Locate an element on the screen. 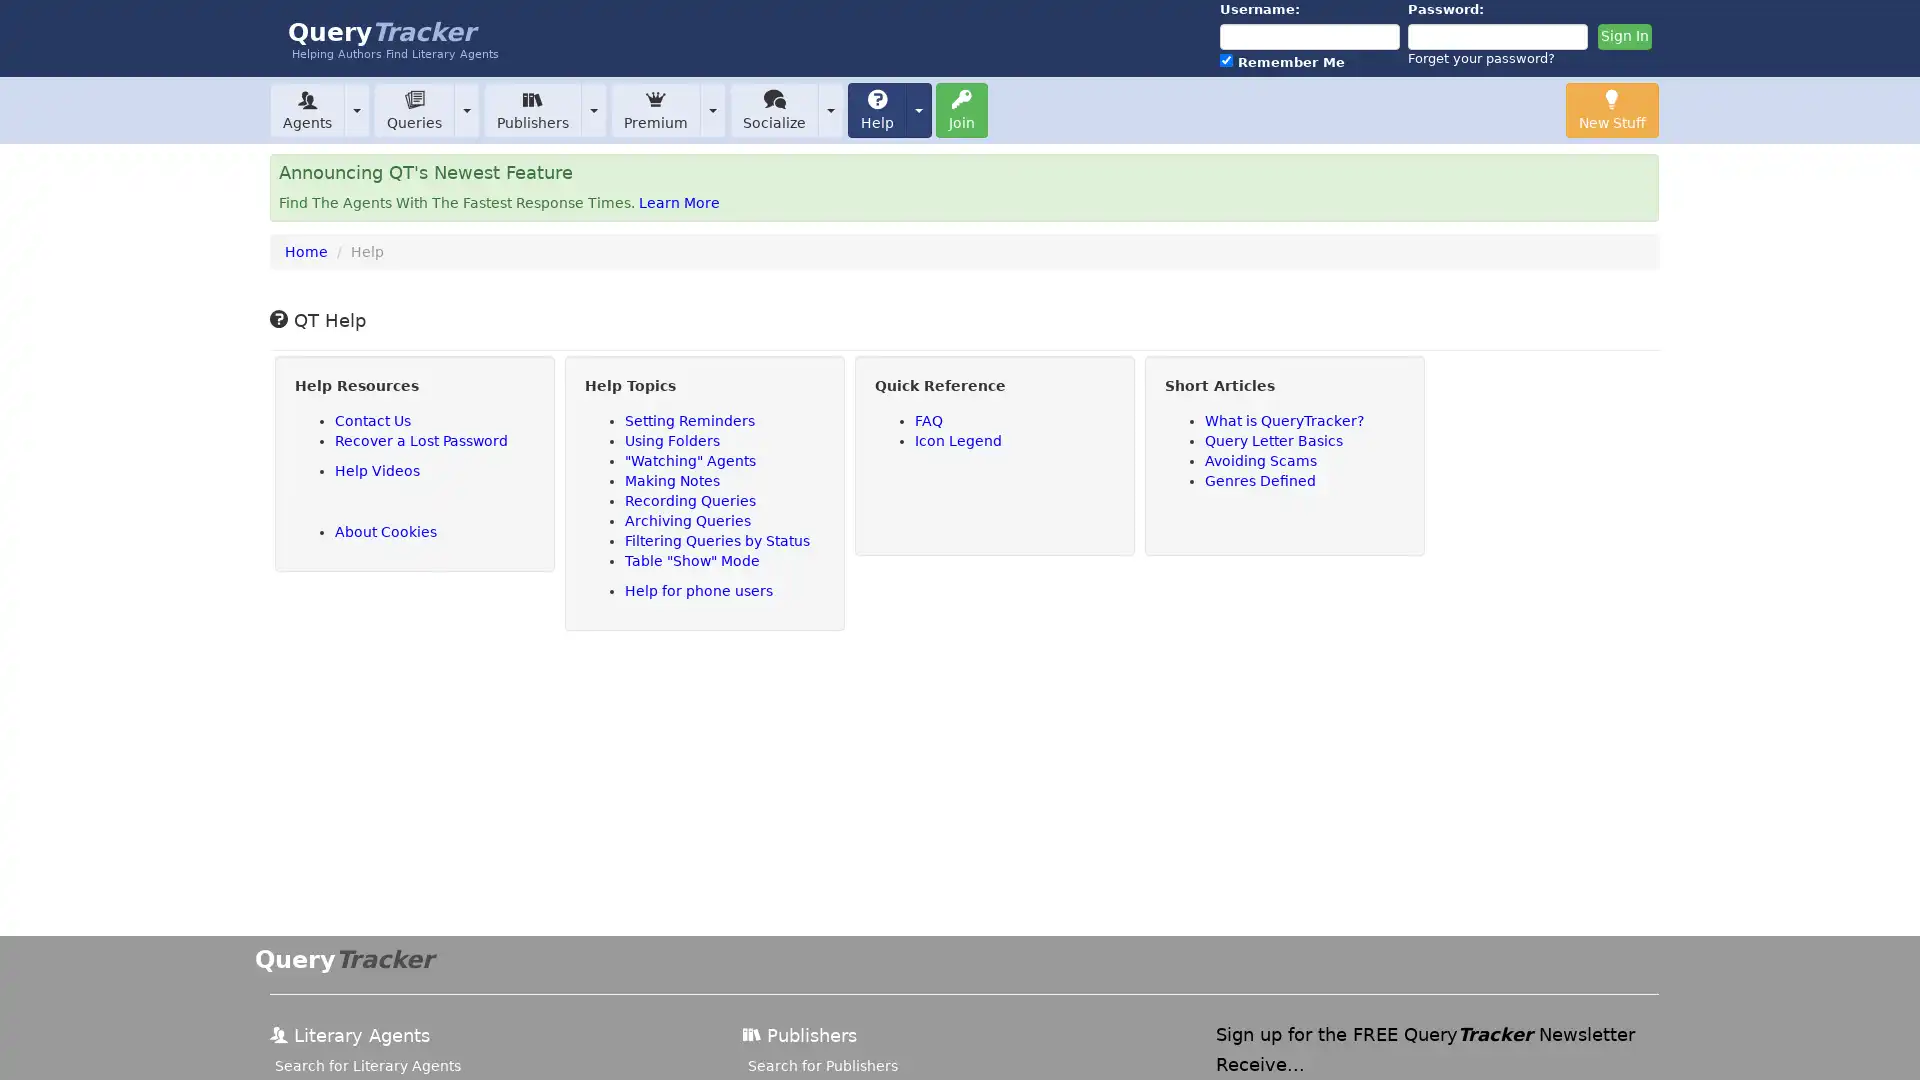 The image size is (1920, 1080). Toggle Dropdown is located at coordinates (830, 109).